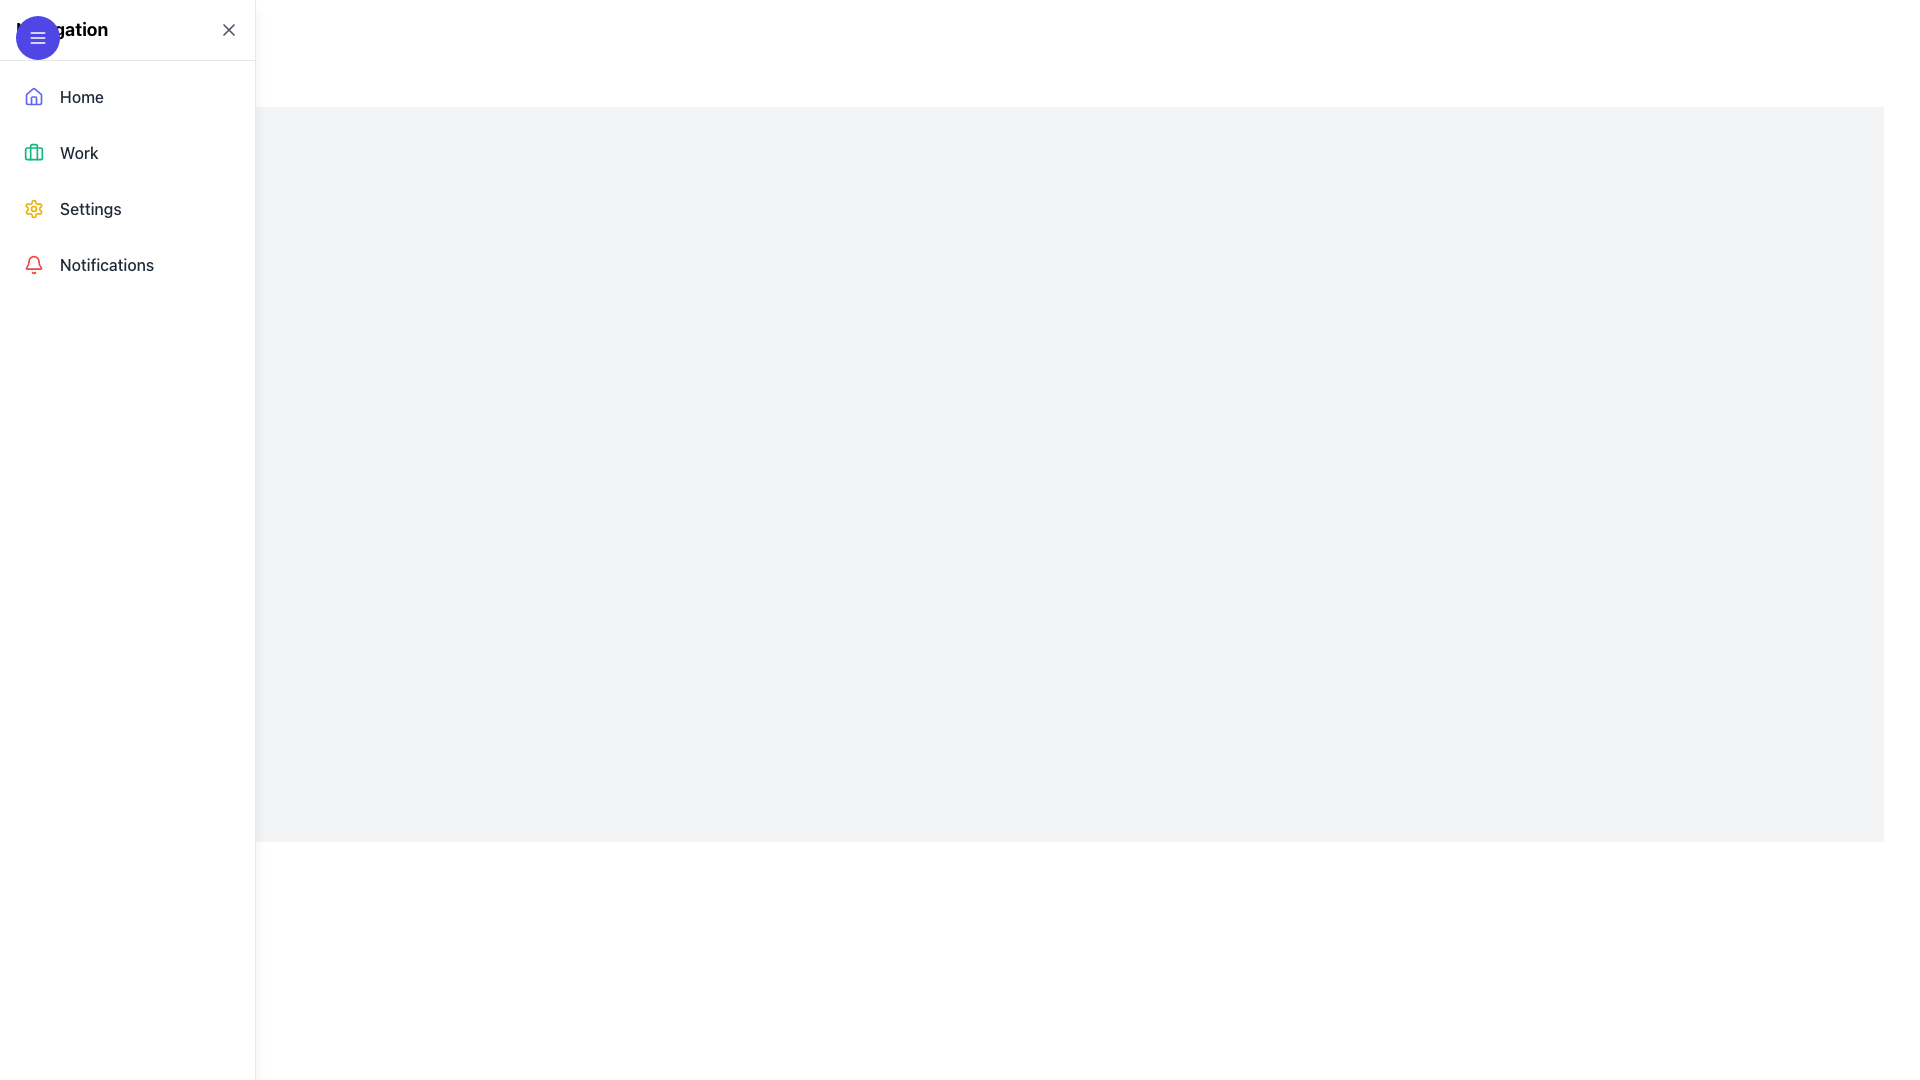  Describe the element at coordinates (33, 264) in the screenshot. I see `the red bell icon in the left sidebar associated with the 'Notifications' label` at that location.